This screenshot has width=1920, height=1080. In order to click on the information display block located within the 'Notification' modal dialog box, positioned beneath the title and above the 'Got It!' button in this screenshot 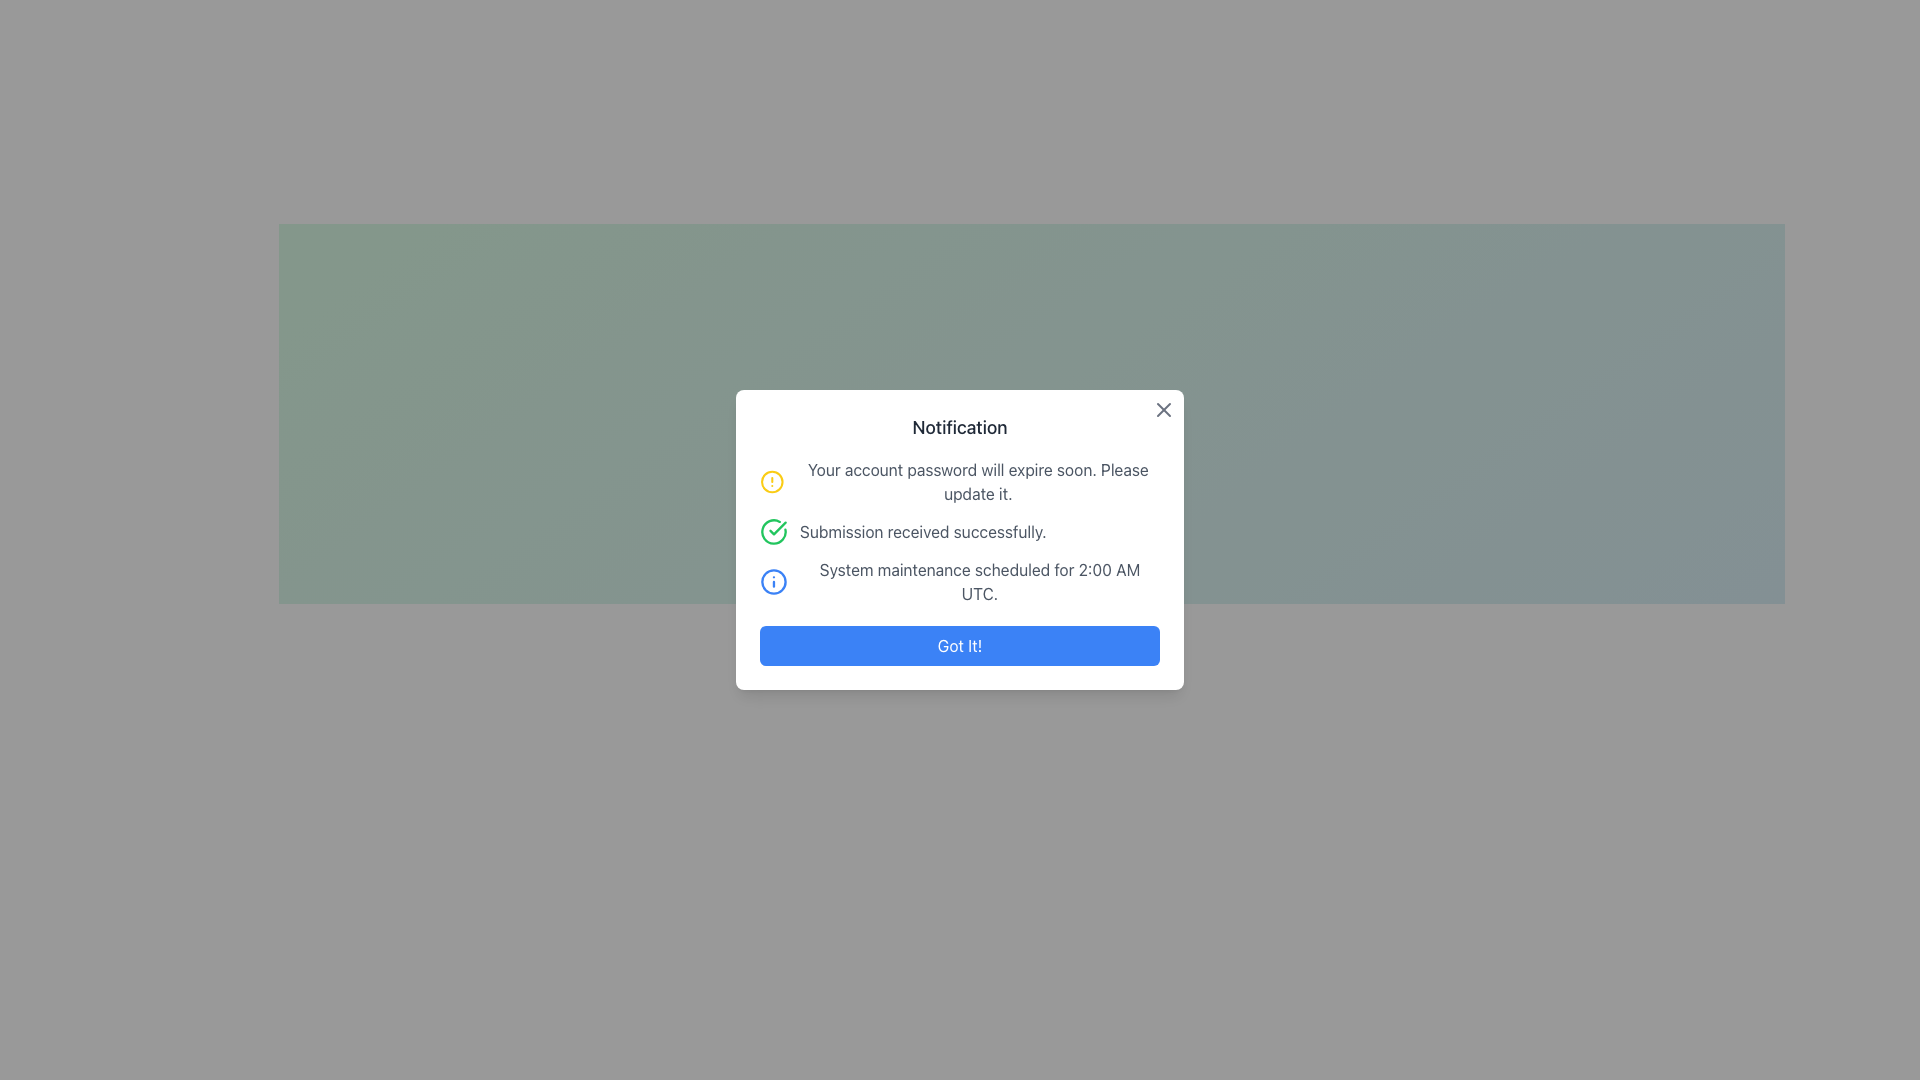, I will do `click(960, 531)`.